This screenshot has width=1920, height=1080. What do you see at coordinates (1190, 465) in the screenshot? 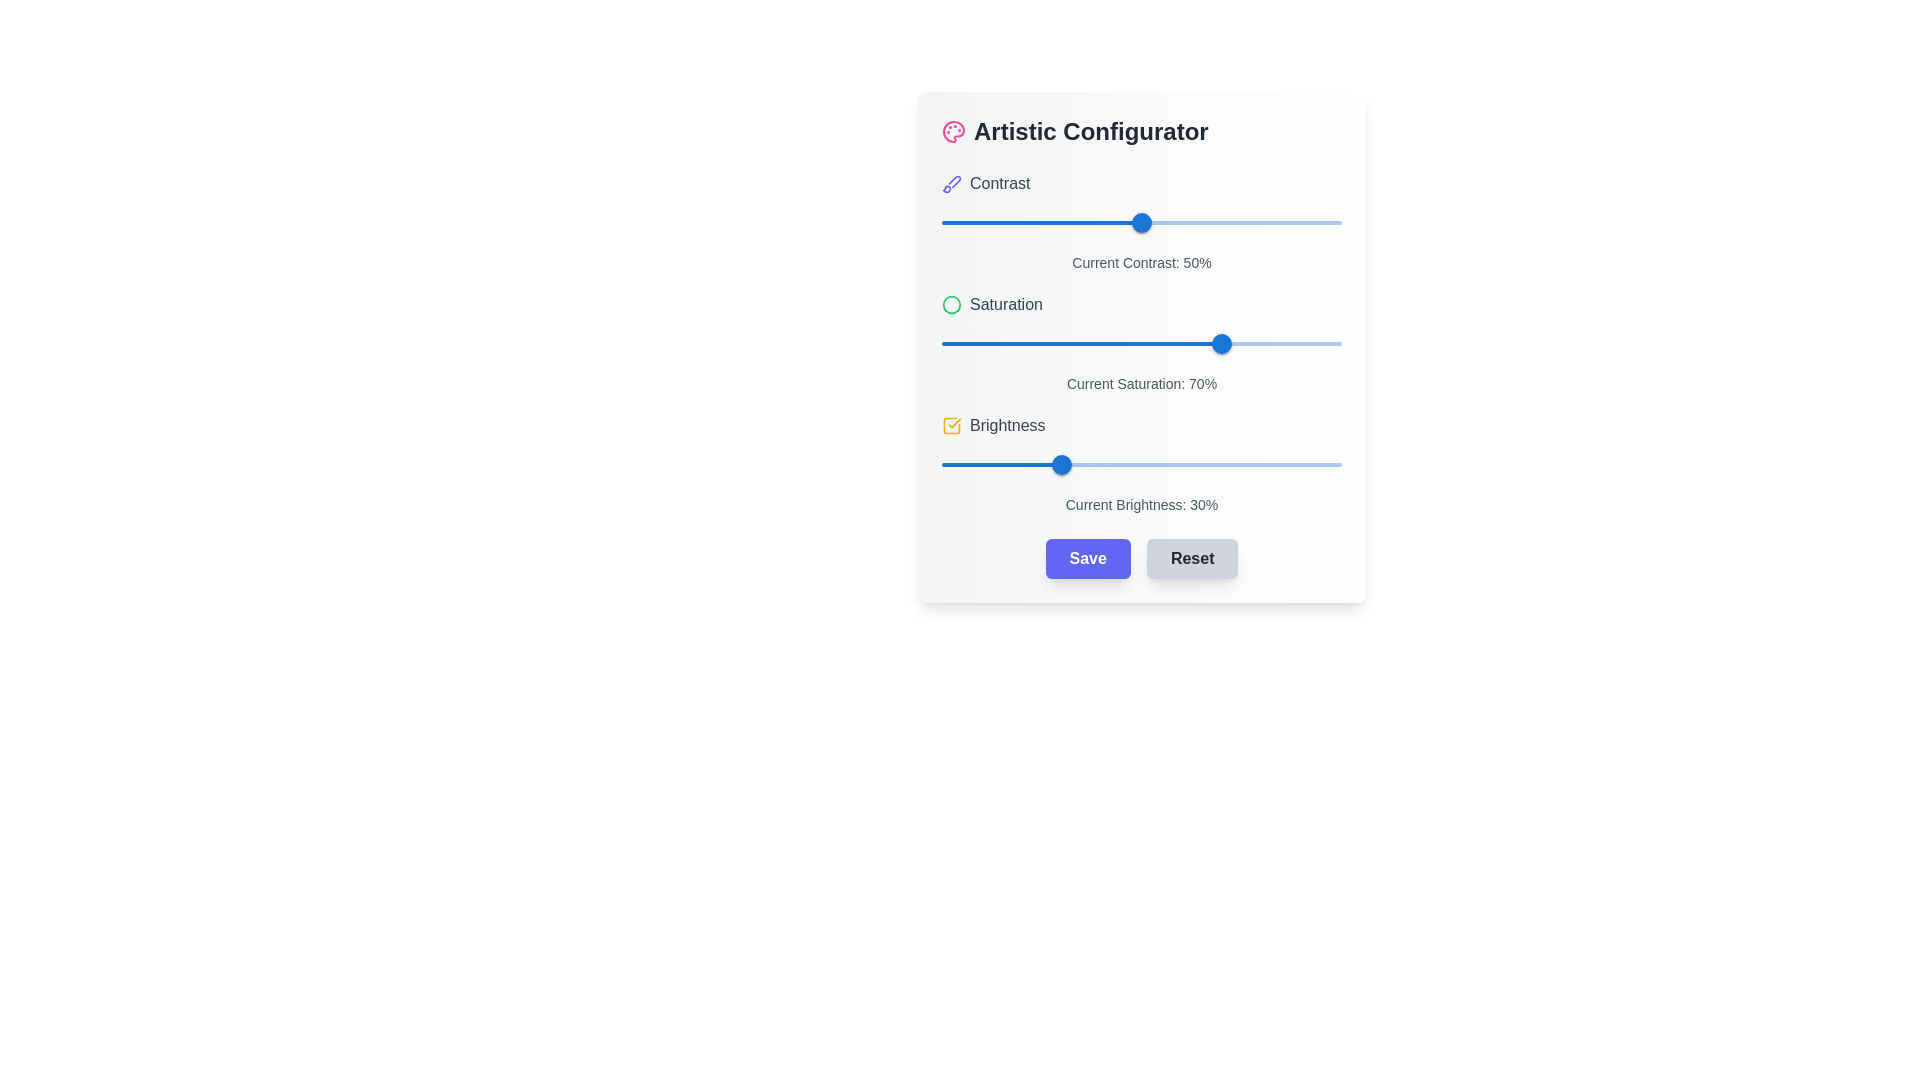
I see `the brightness level` at bounding box center [1190, 465].